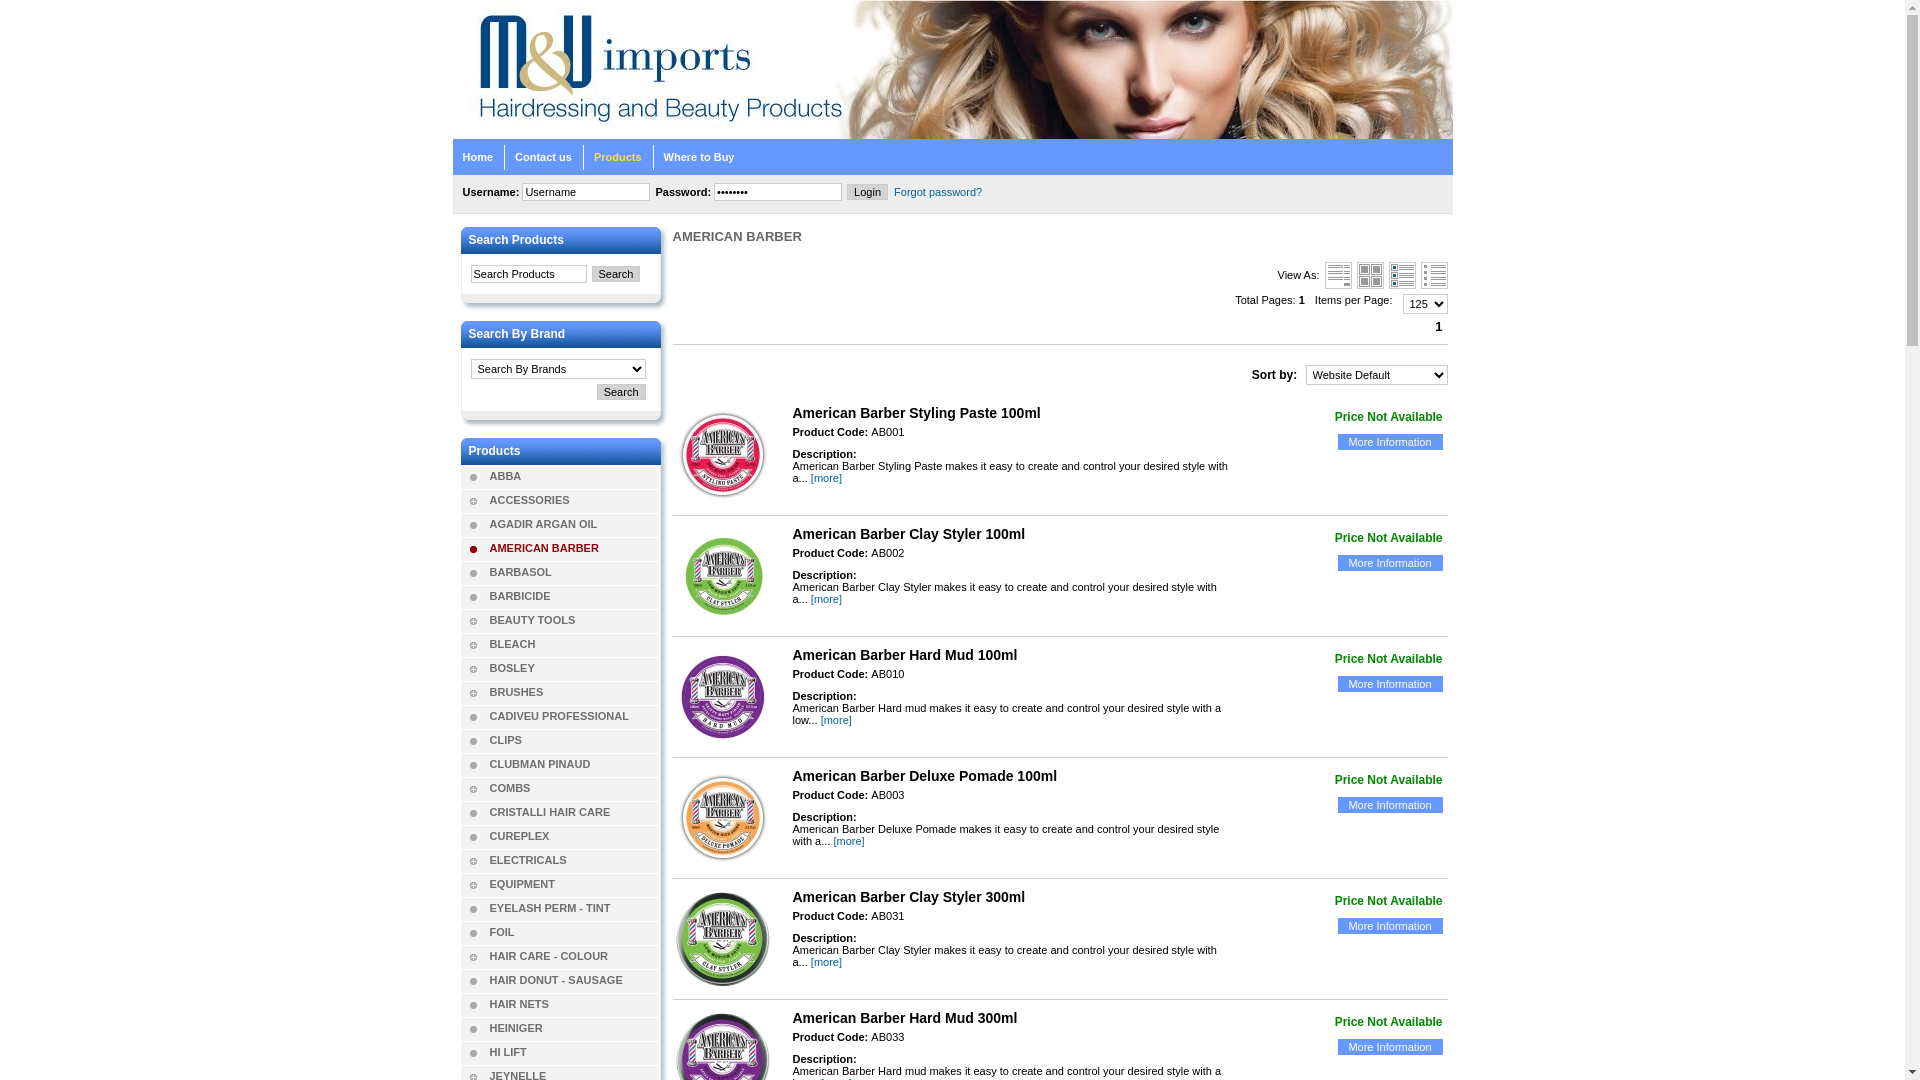 Image resolution: width=1920 pixels, height=1080 pixels. What do you see at coordinates (573, 955) in the screenshot?
I see `'HAIR CARE - COLOUR'` at bounding box center [573, 955].